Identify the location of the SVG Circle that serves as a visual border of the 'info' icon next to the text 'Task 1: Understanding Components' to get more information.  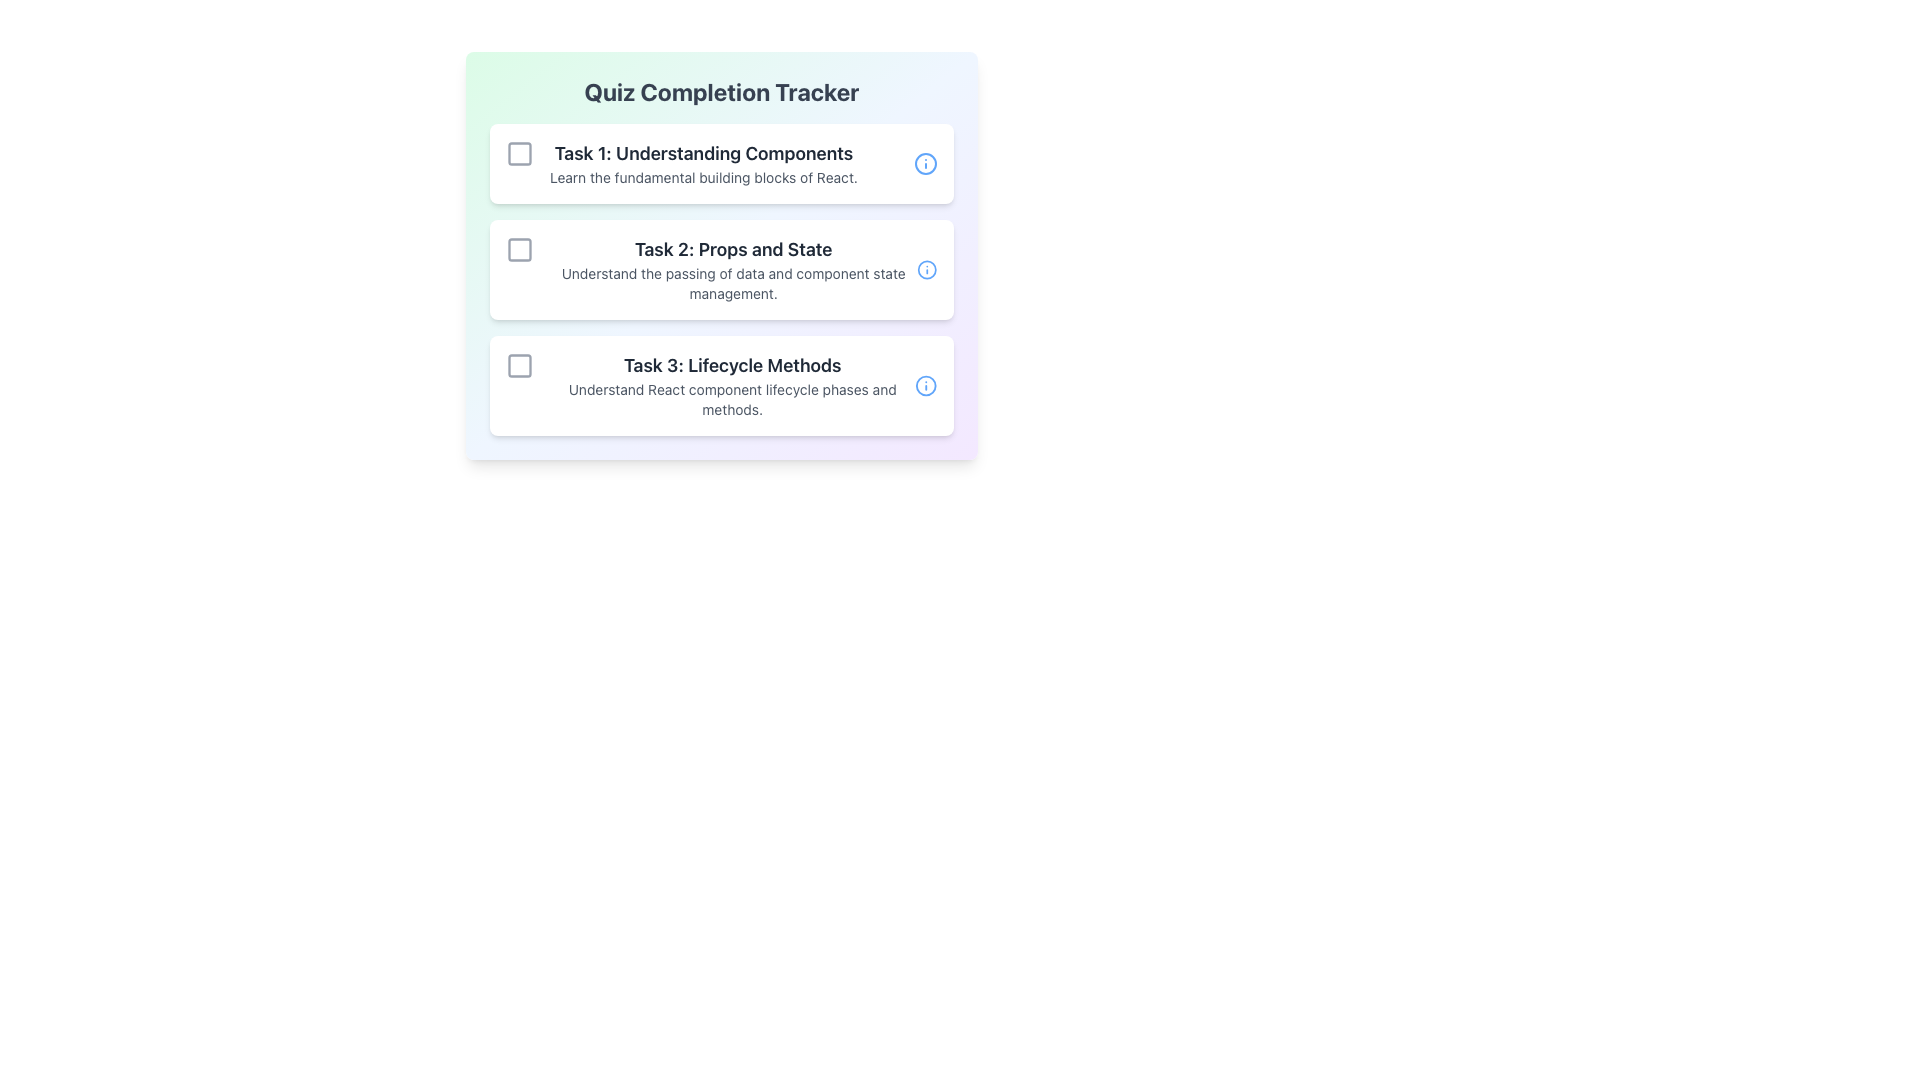
(925, 163).